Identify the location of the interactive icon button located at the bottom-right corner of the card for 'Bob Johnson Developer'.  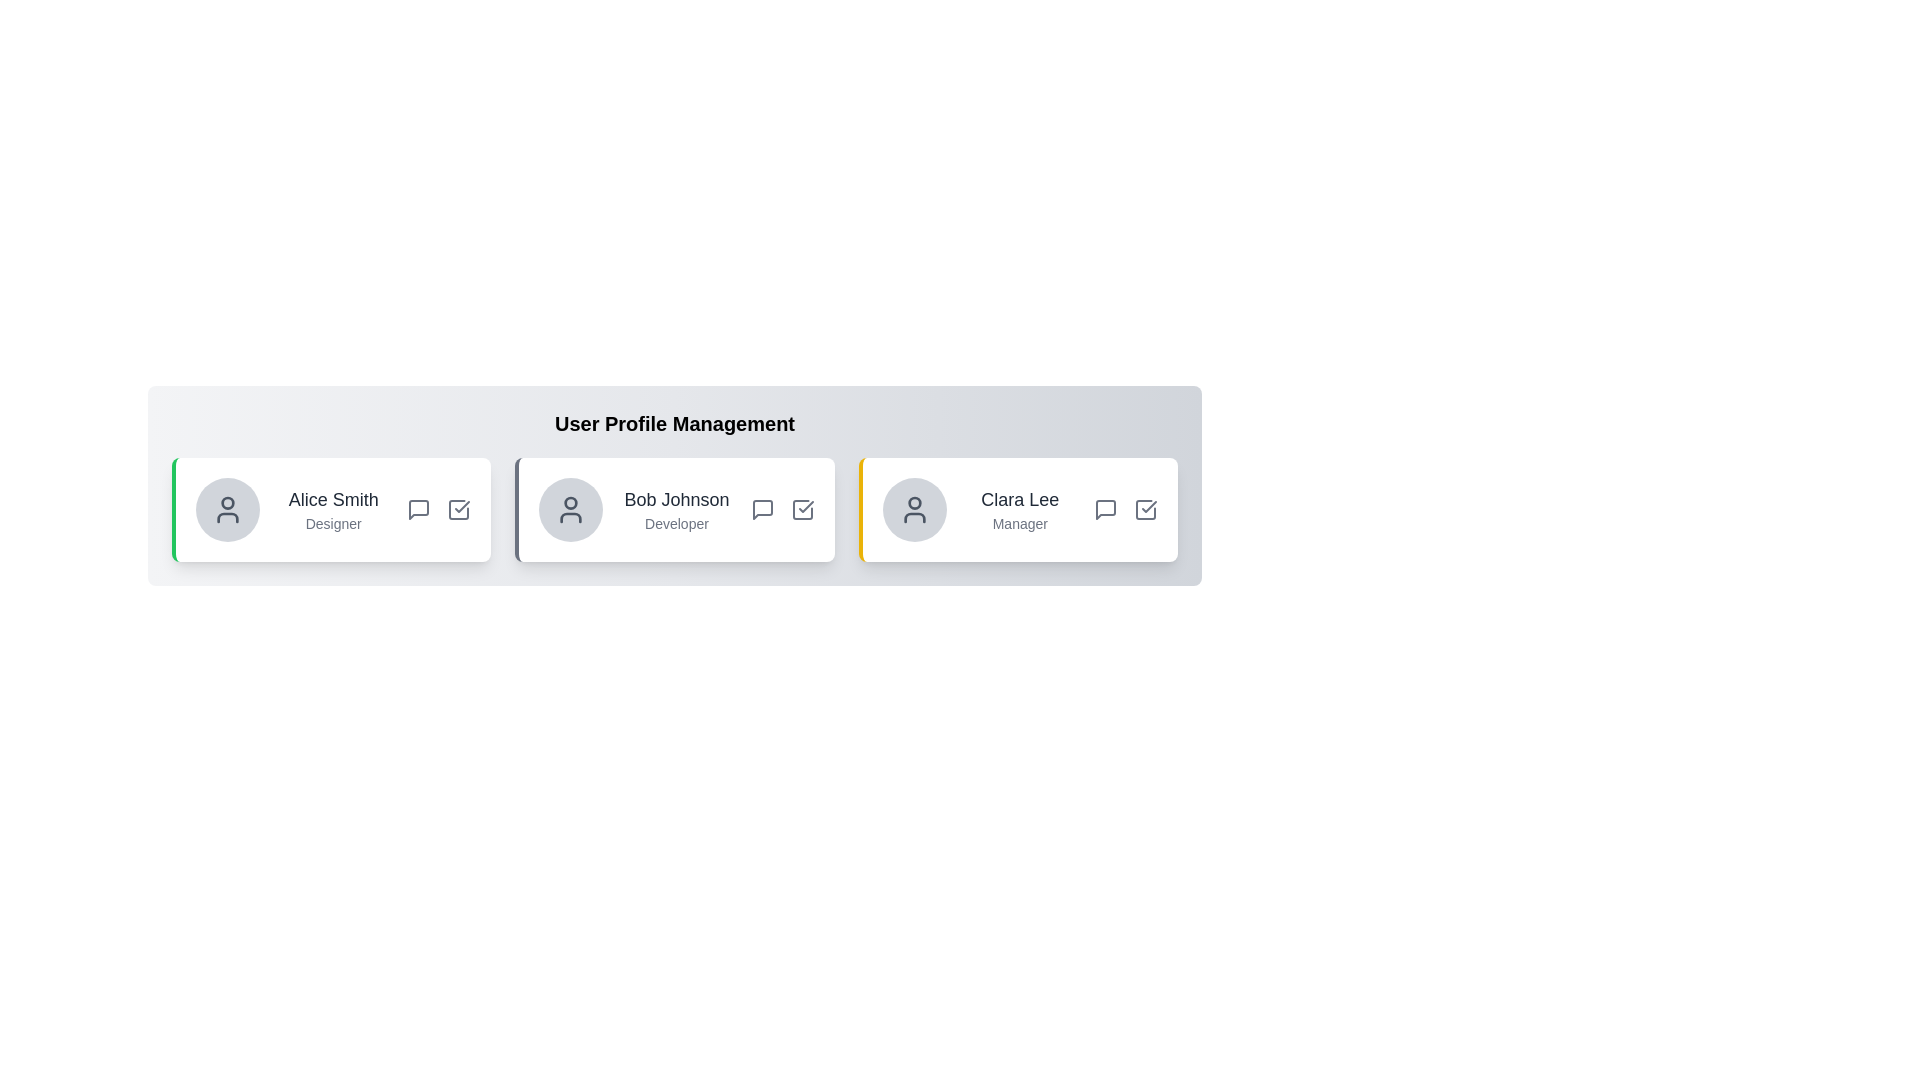
(802, 508).